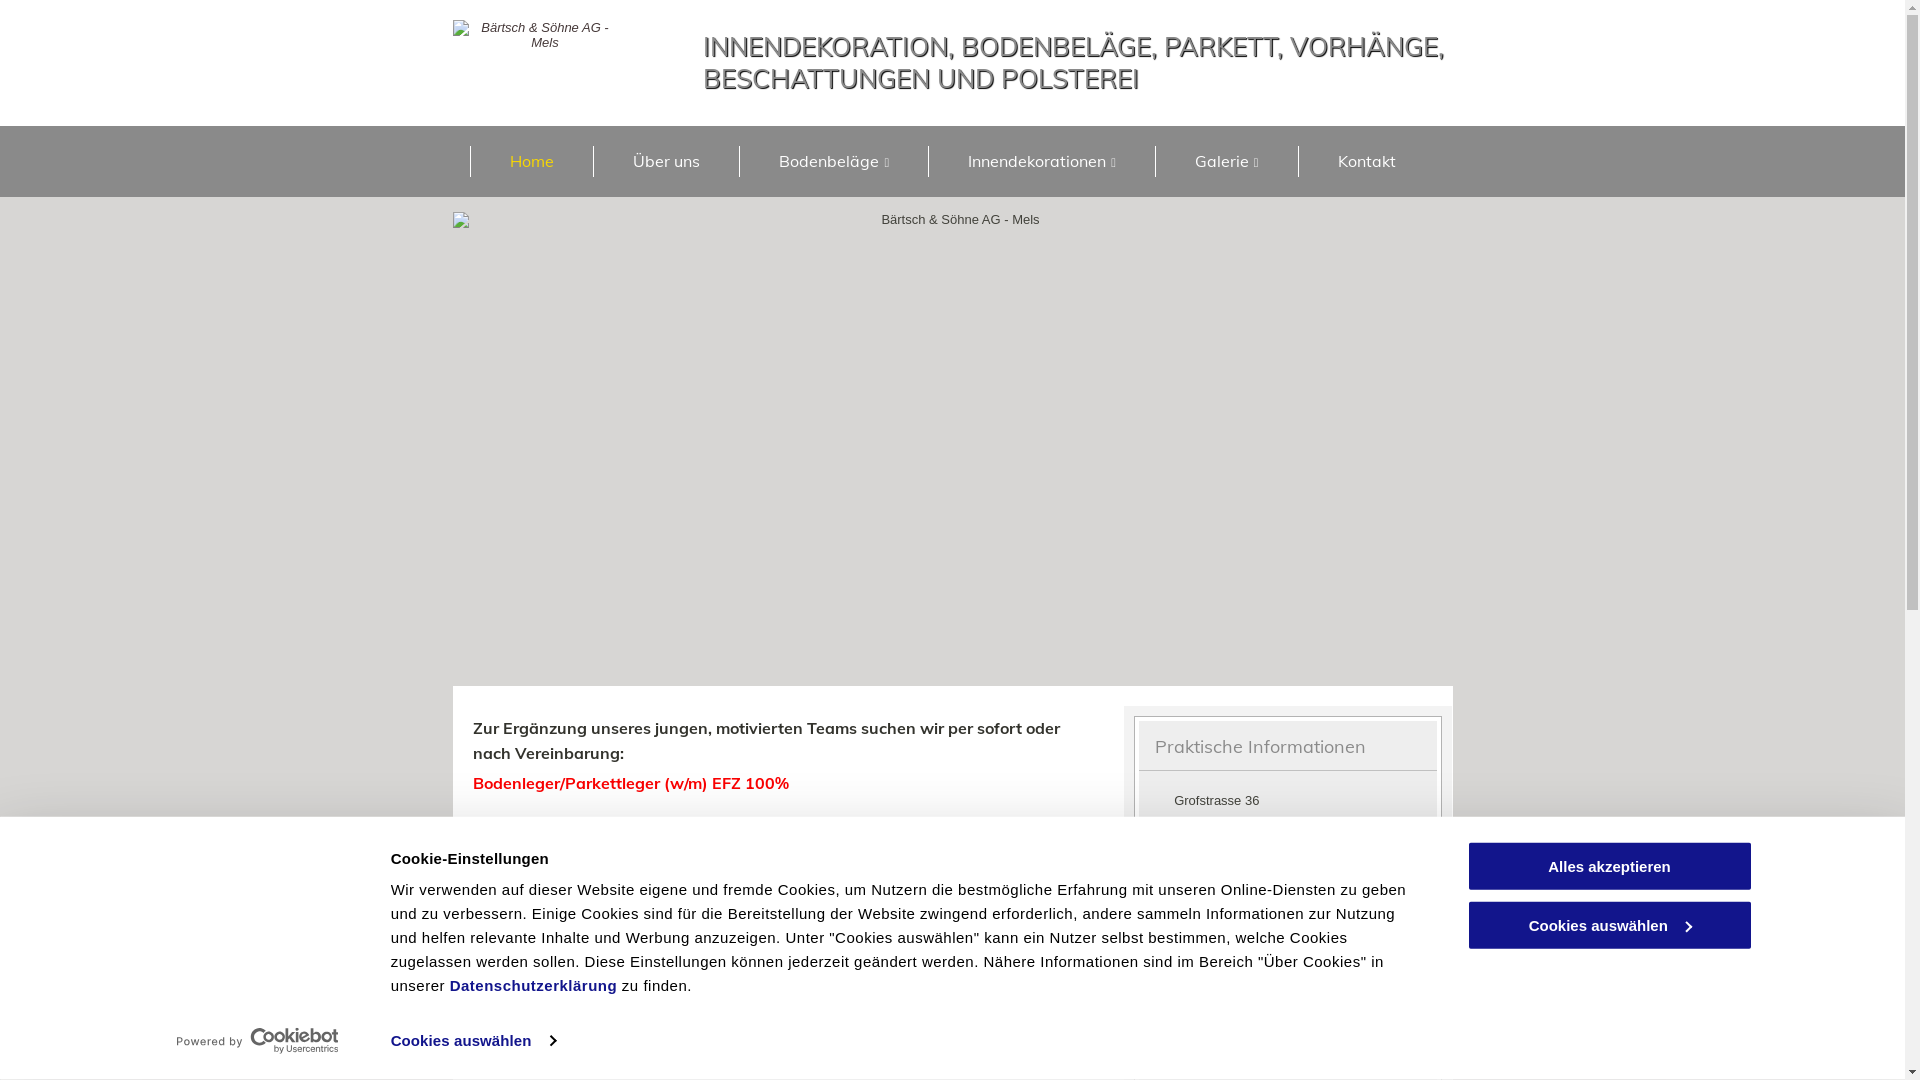 The width and height of the screenshot is (1920, 1080). Describe the element at coordinates (1212, 943) in the screenshot. I see `'info@baertsch-soehne.ch'` at that location.